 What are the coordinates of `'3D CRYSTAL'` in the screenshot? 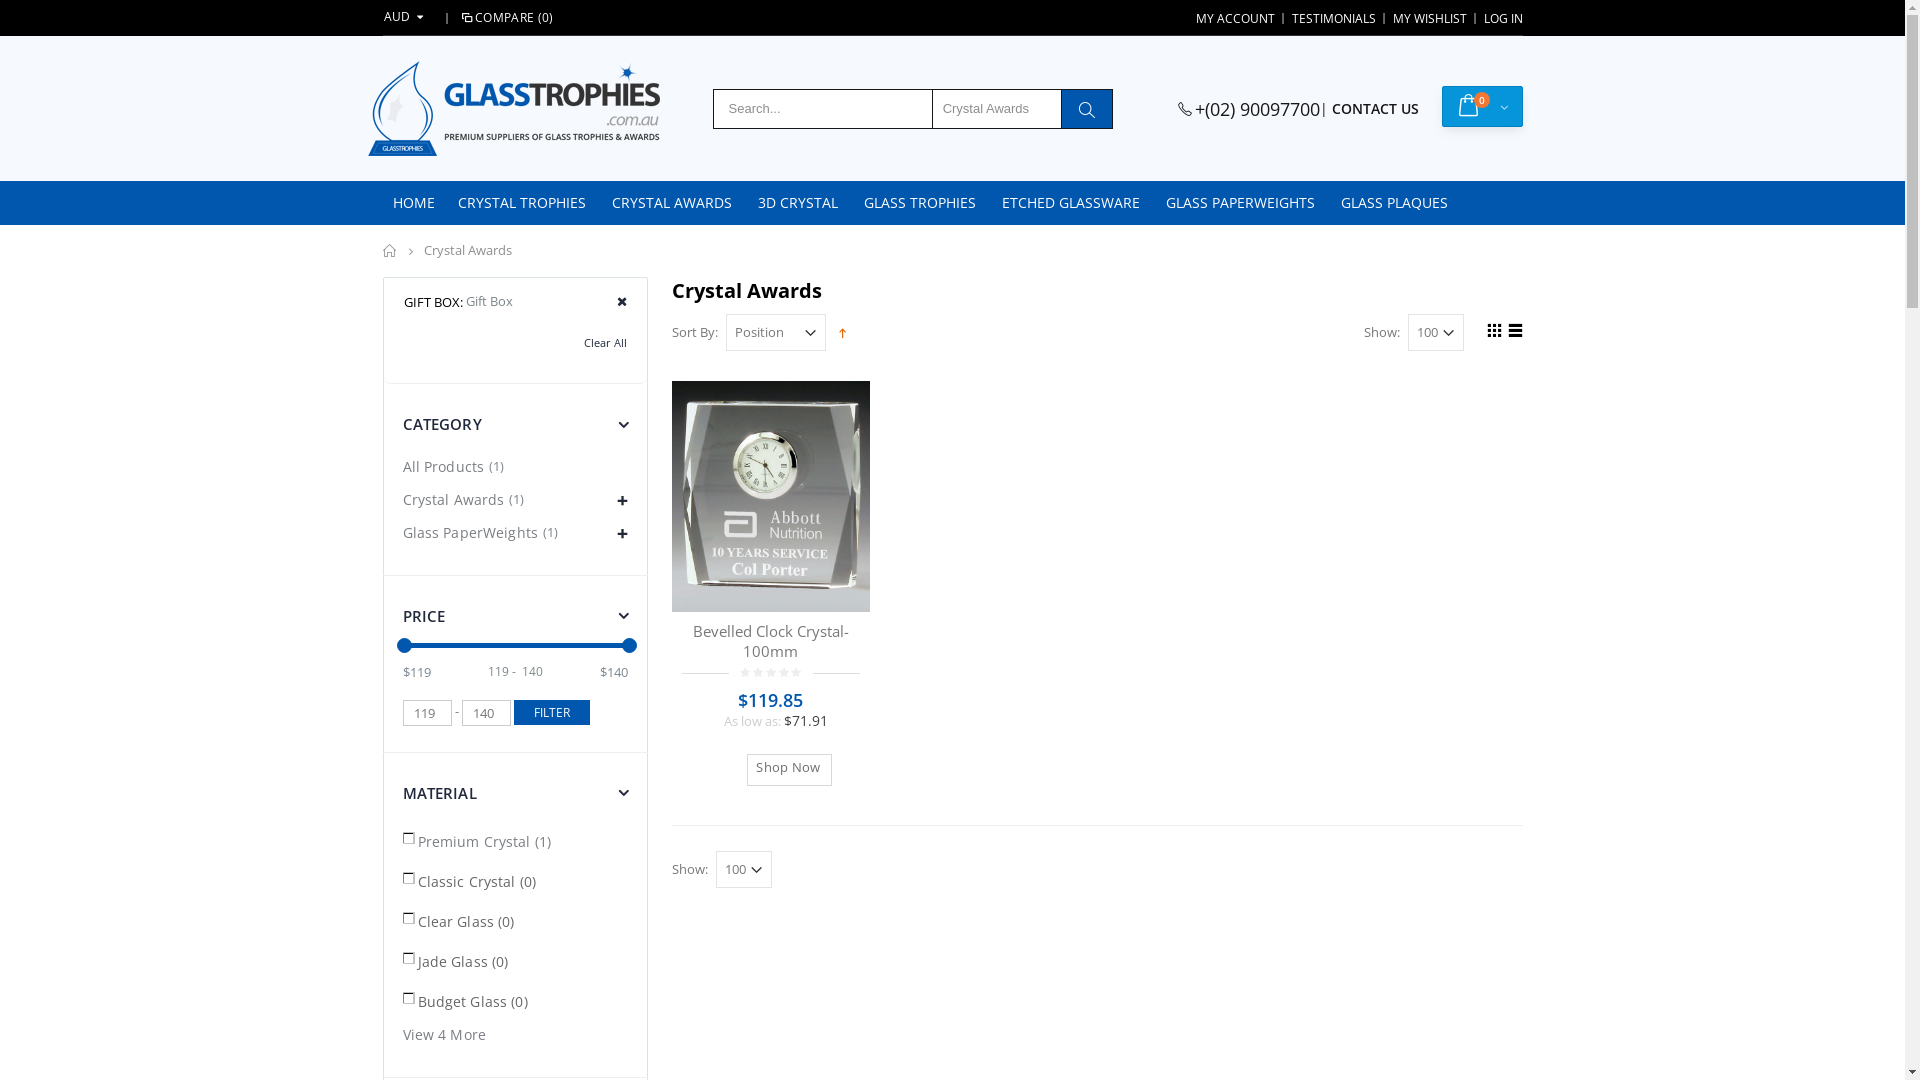 It's located at (796, 203).